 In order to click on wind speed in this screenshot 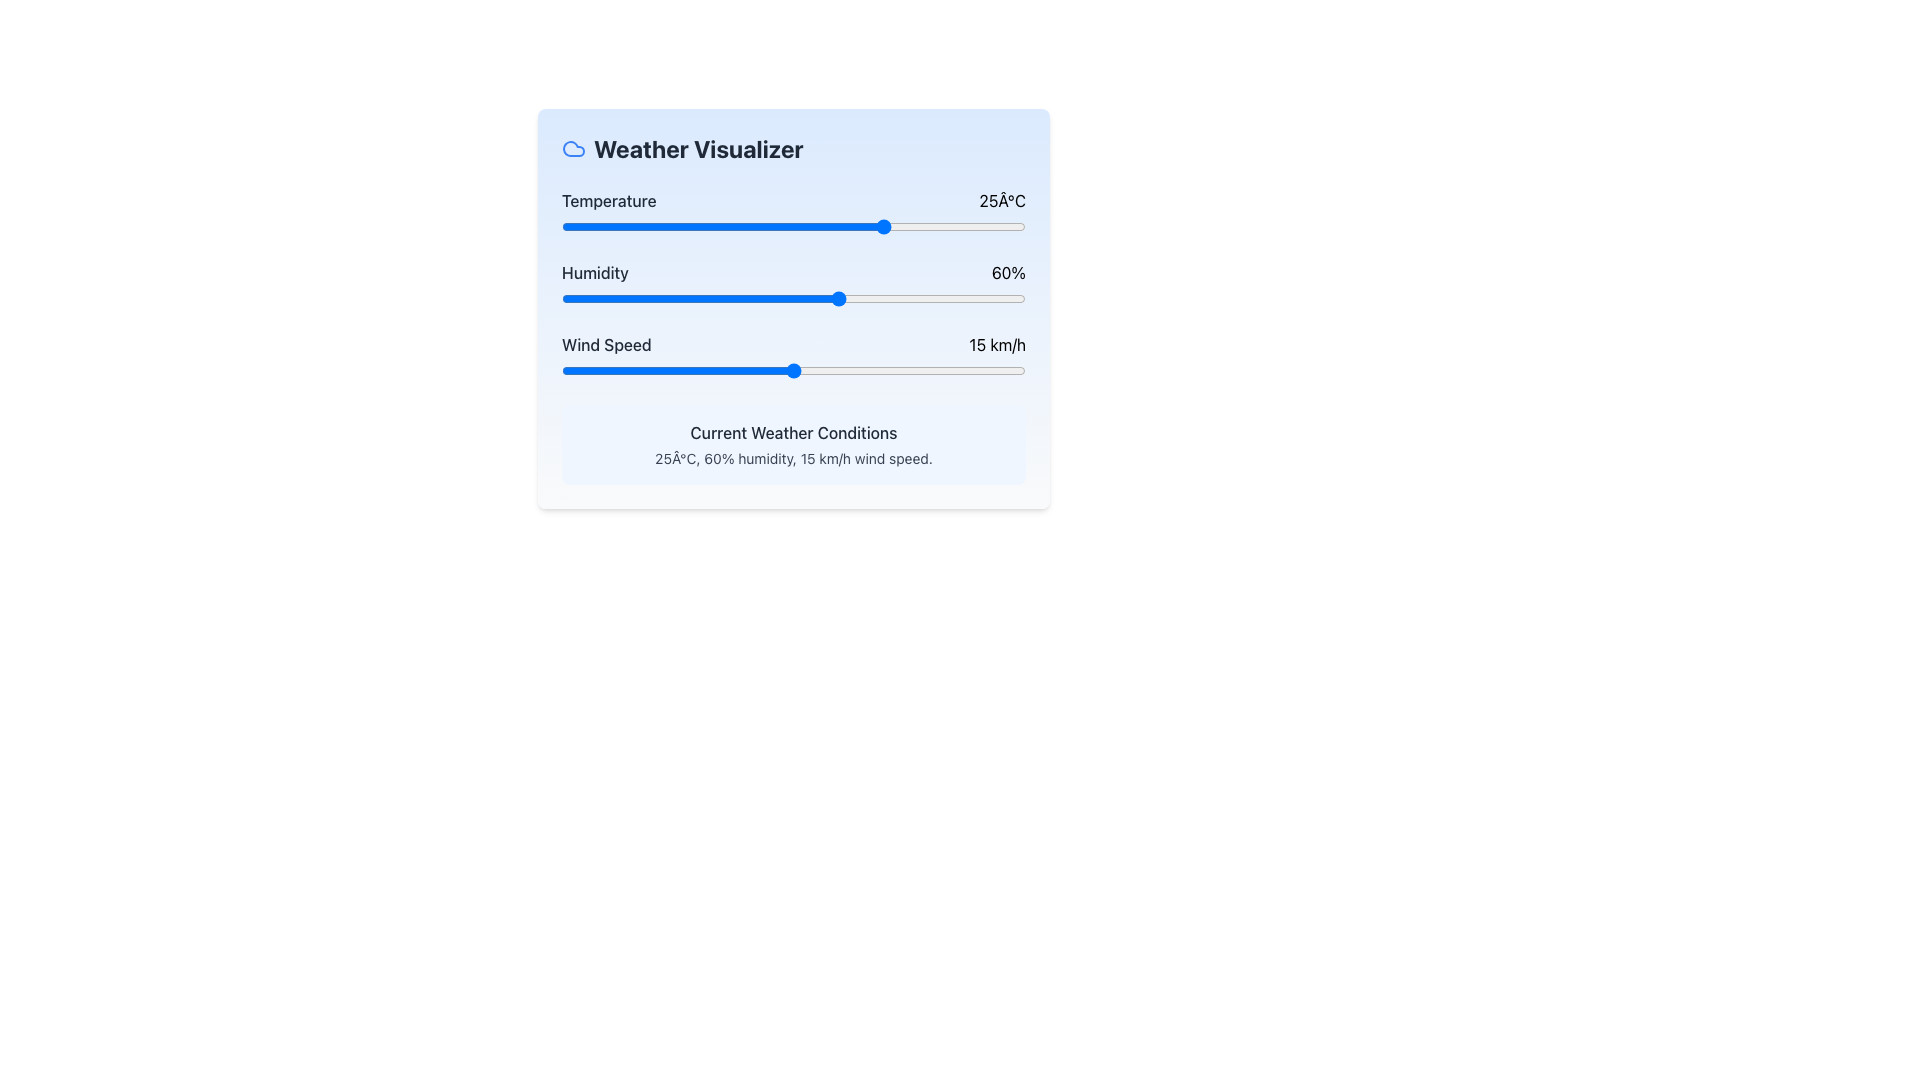, I will do `click(685, 370)`.